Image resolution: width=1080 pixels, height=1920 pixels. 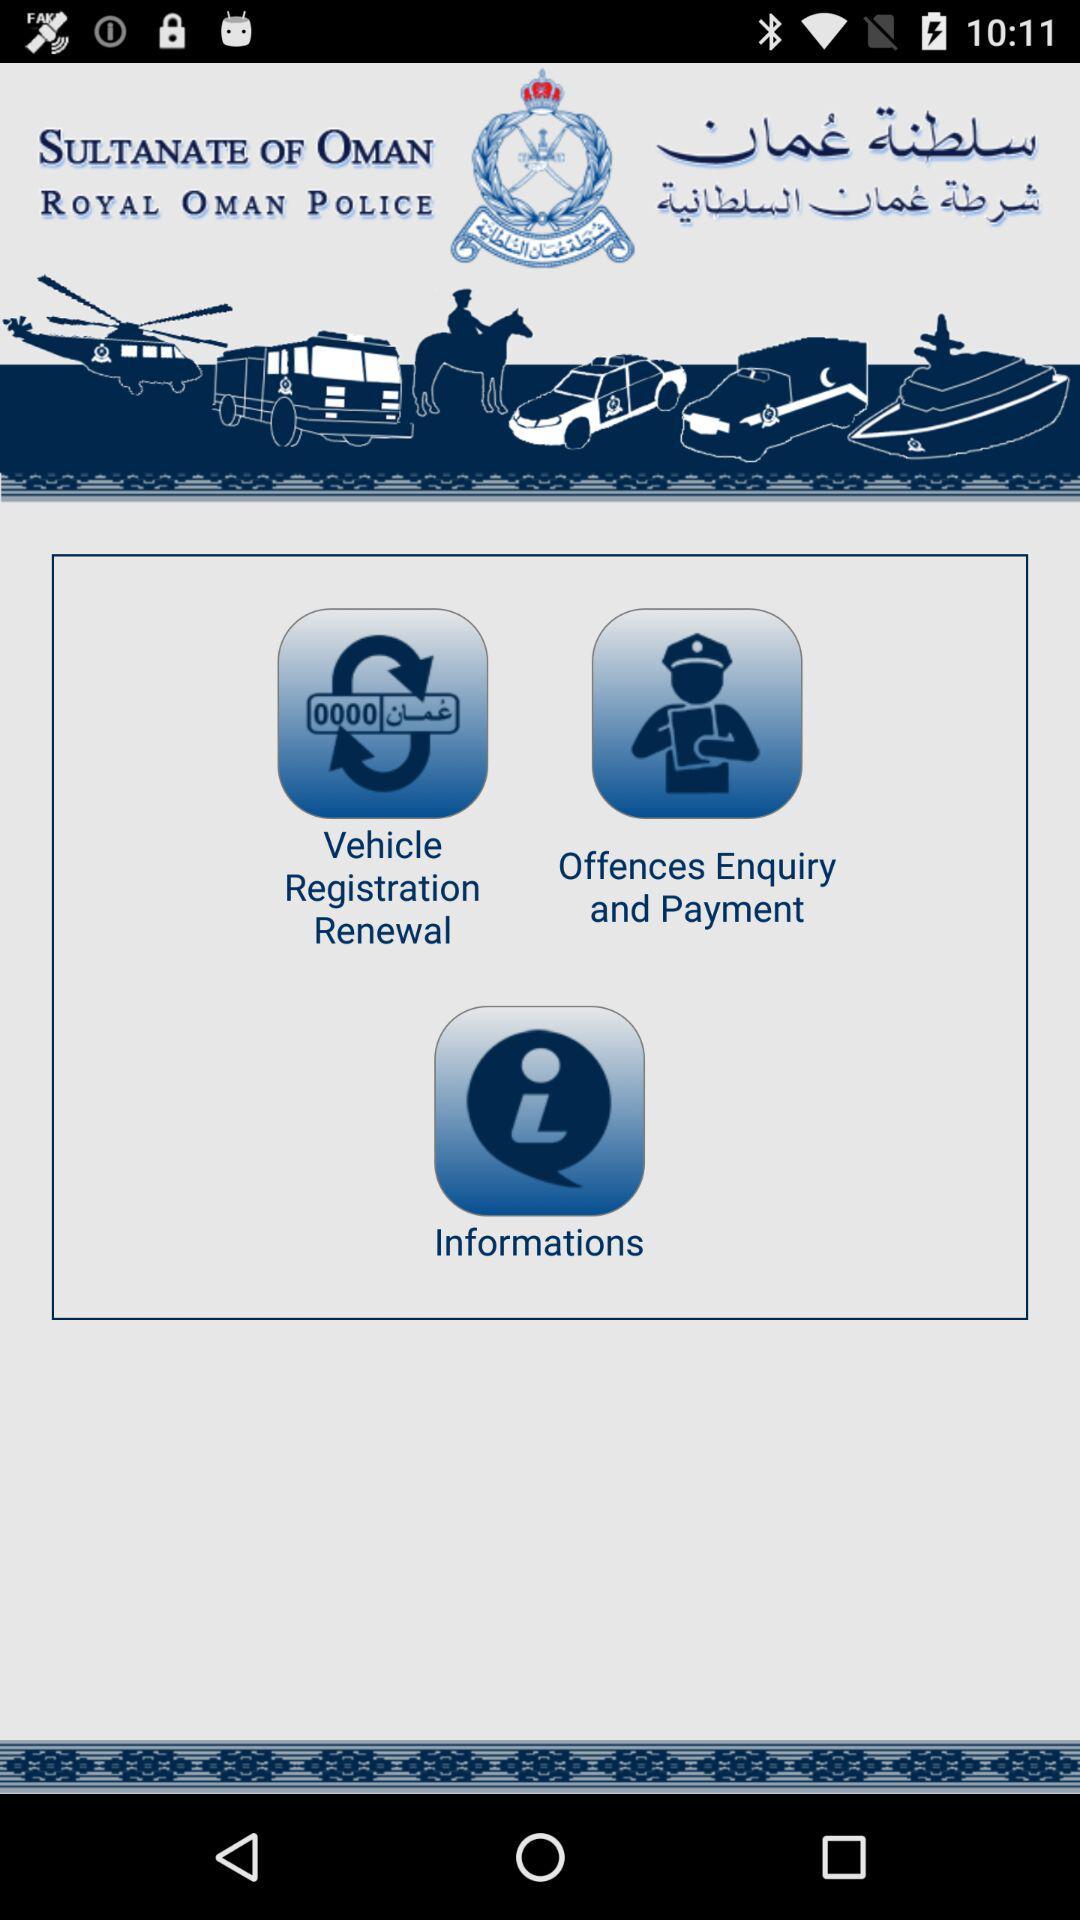 What do you see at coordinates (696, 713) in the screenshot?
I see `open offences enquiry` at bounding box center [696, 713].